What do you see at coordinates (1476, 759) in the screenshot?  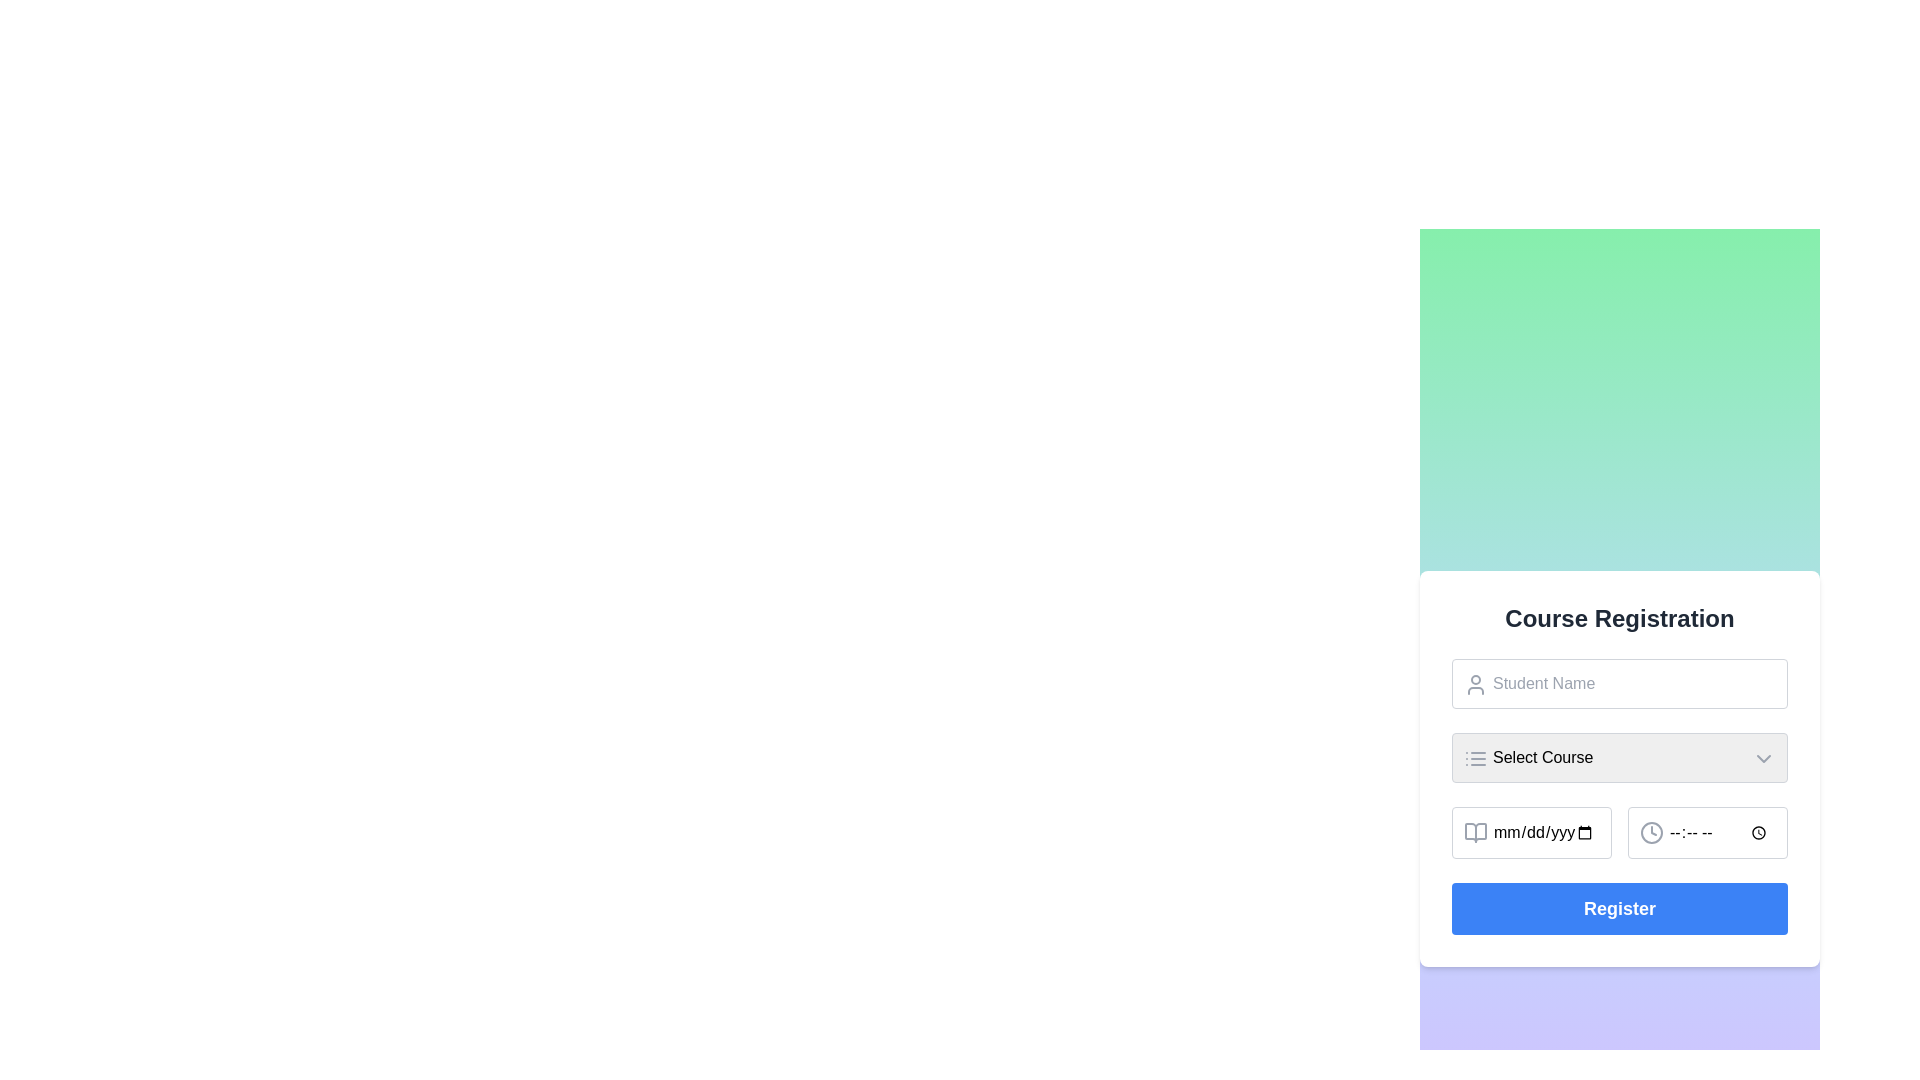 I see `the dropdown icon located on the left side of the 'Select Course' dropdown in the 'Course Registration' form` at bounding box center [1476, 759].